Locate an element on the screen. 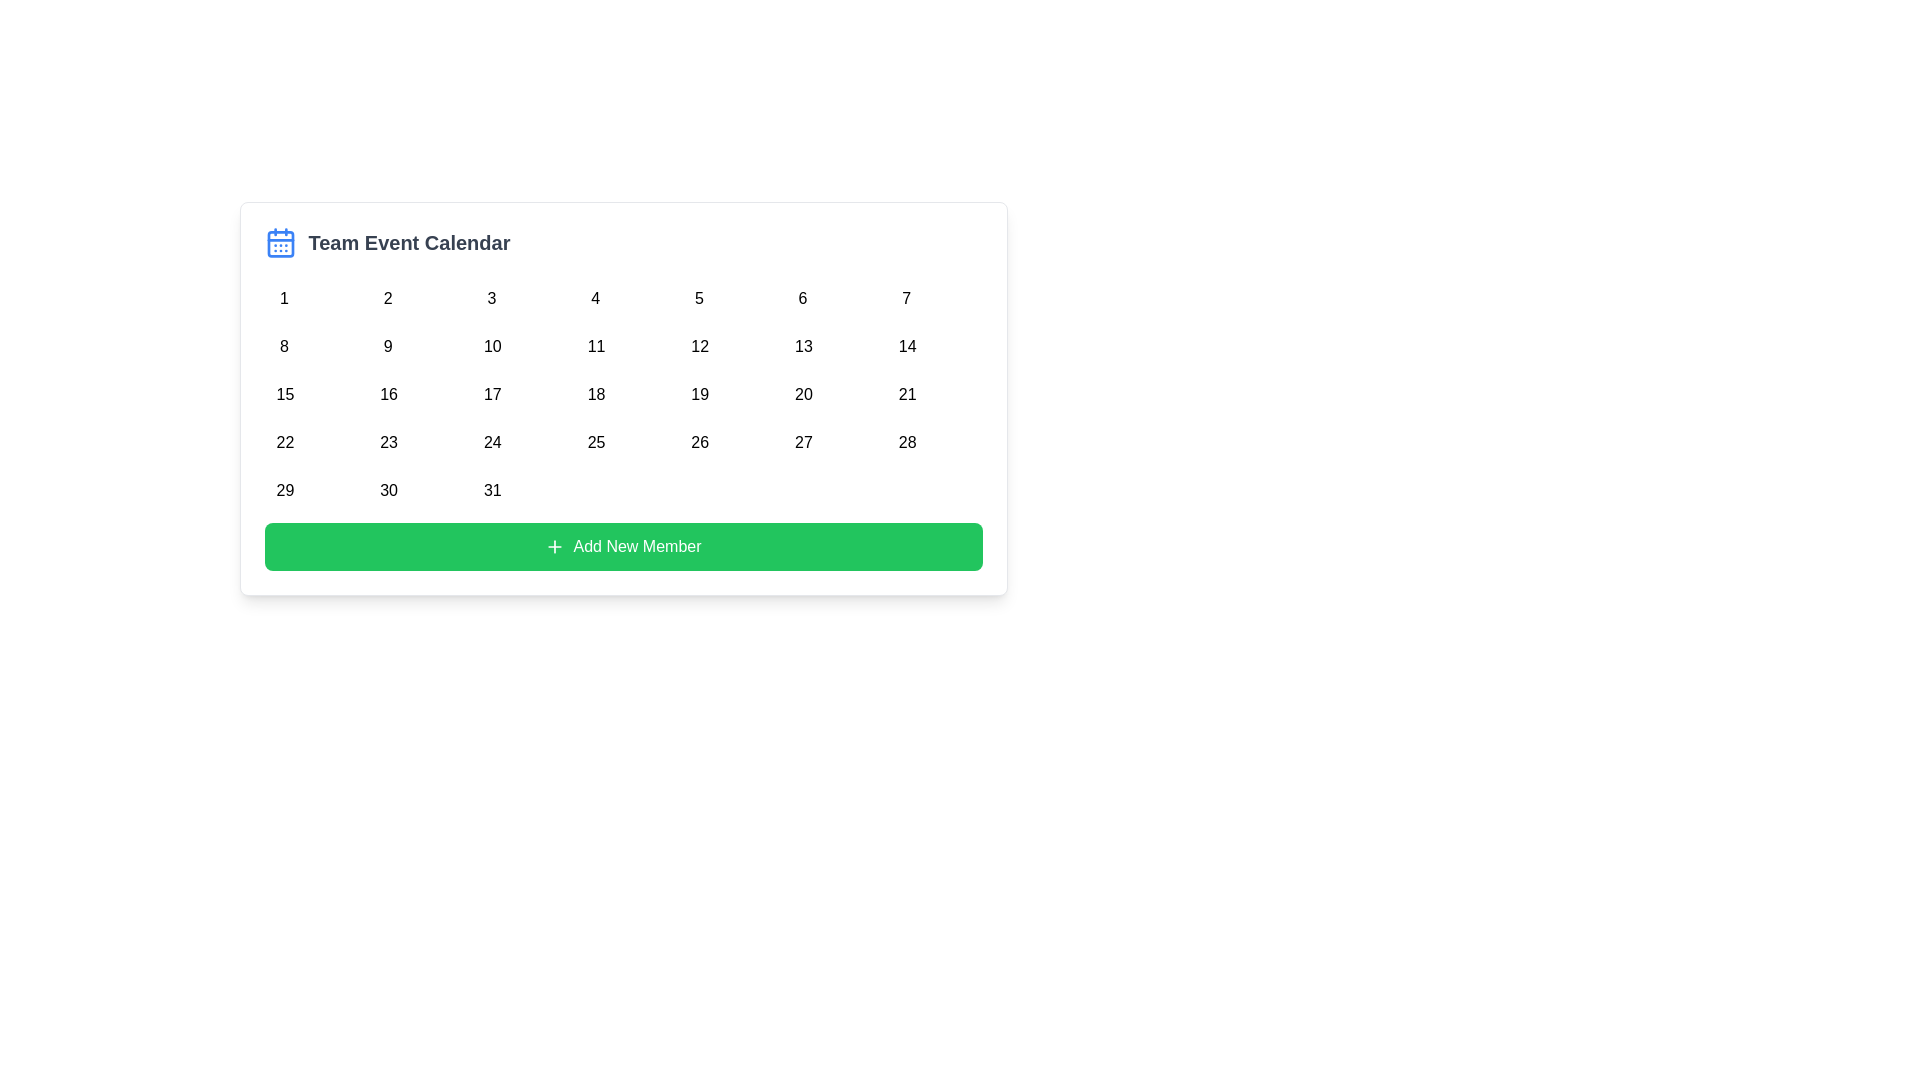 This screenshot has height=1080, width=1920. the button displaying the number '30' with a rounded border and white background, located in the last row of the grid under 'Team Event Calendar' is located at coordinates (388, 486).